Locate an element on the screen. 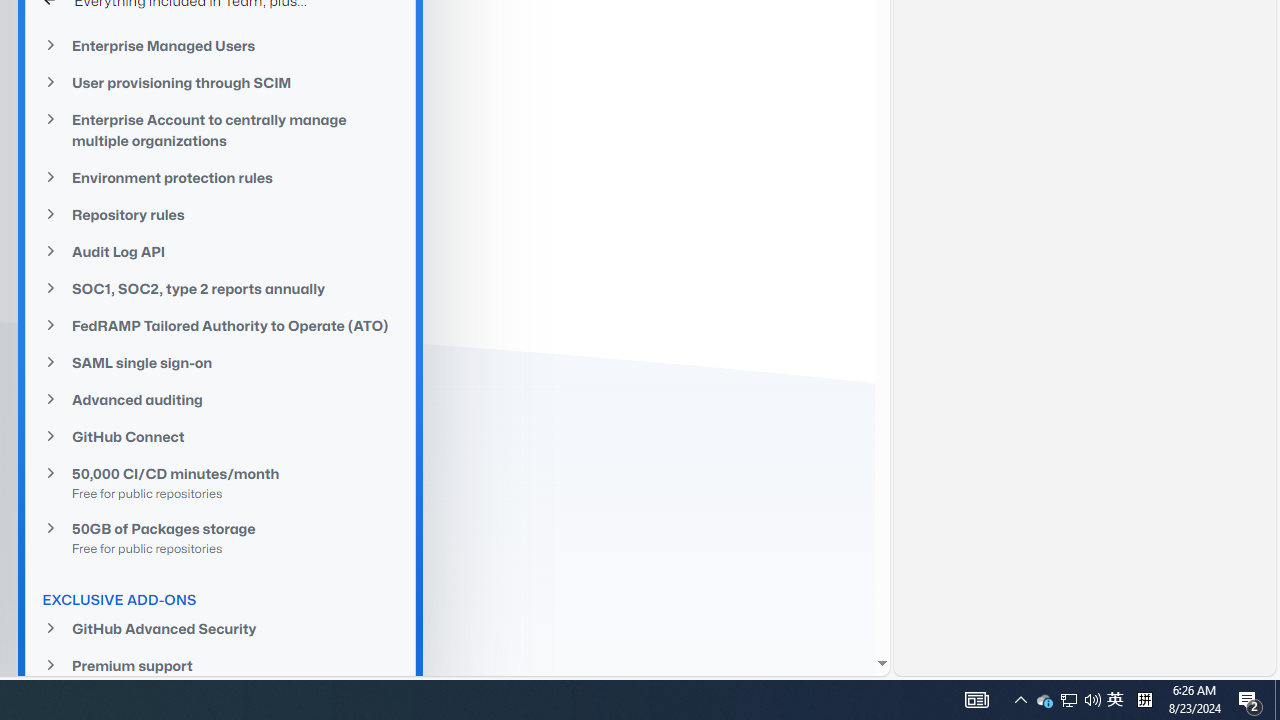 This screenshot has width=1280, height=720. 'Premium support' is located at coordinates (220, 665).